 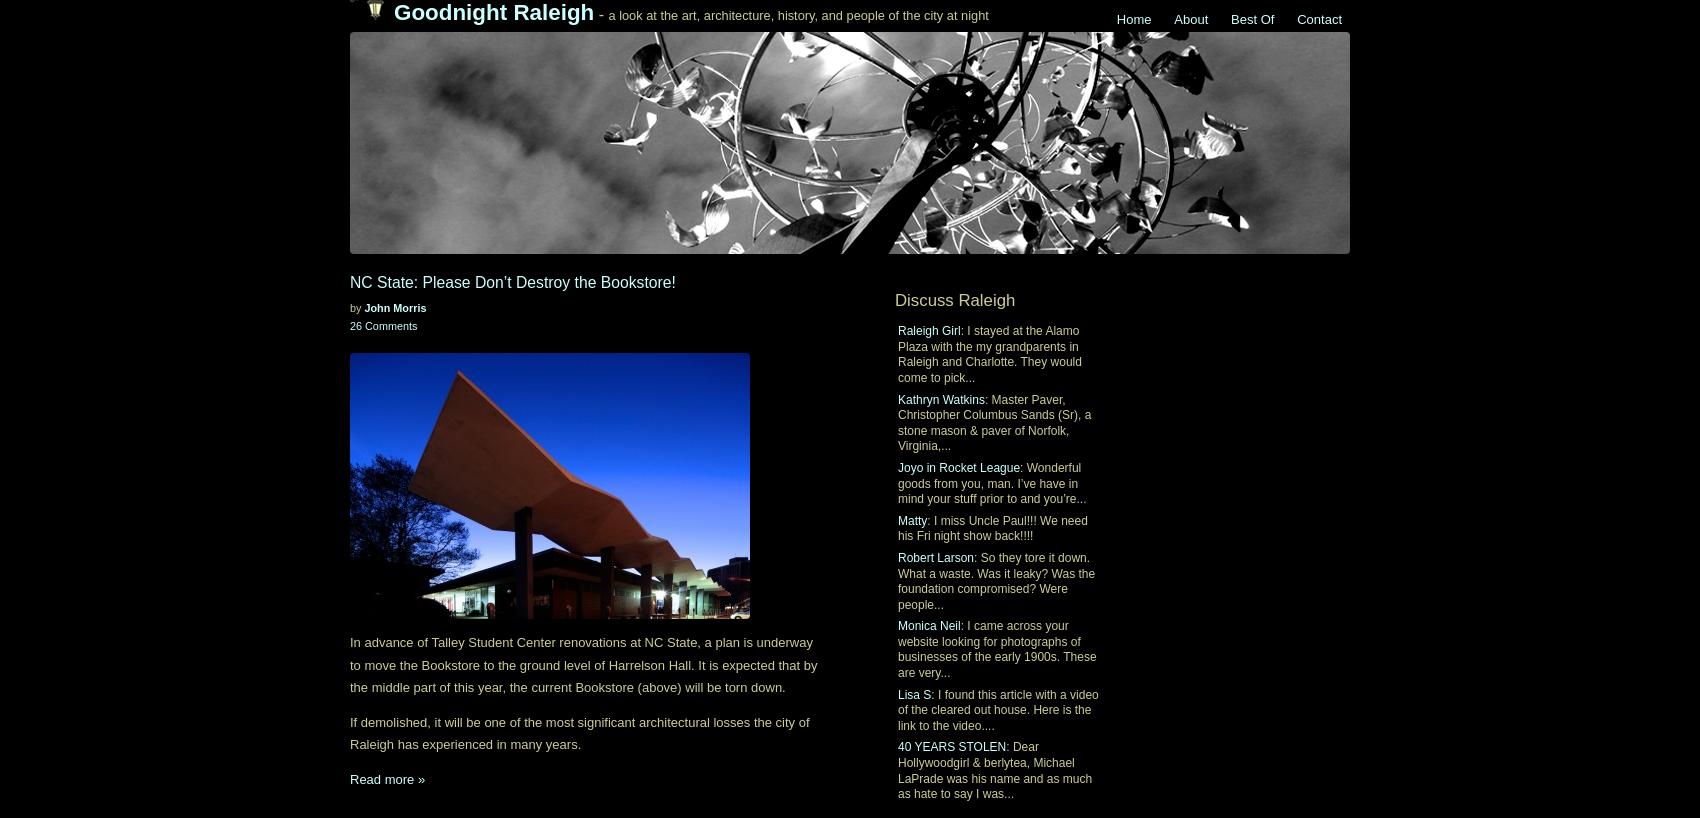 I want to click on 'Matty', so click(x=897, y=520).